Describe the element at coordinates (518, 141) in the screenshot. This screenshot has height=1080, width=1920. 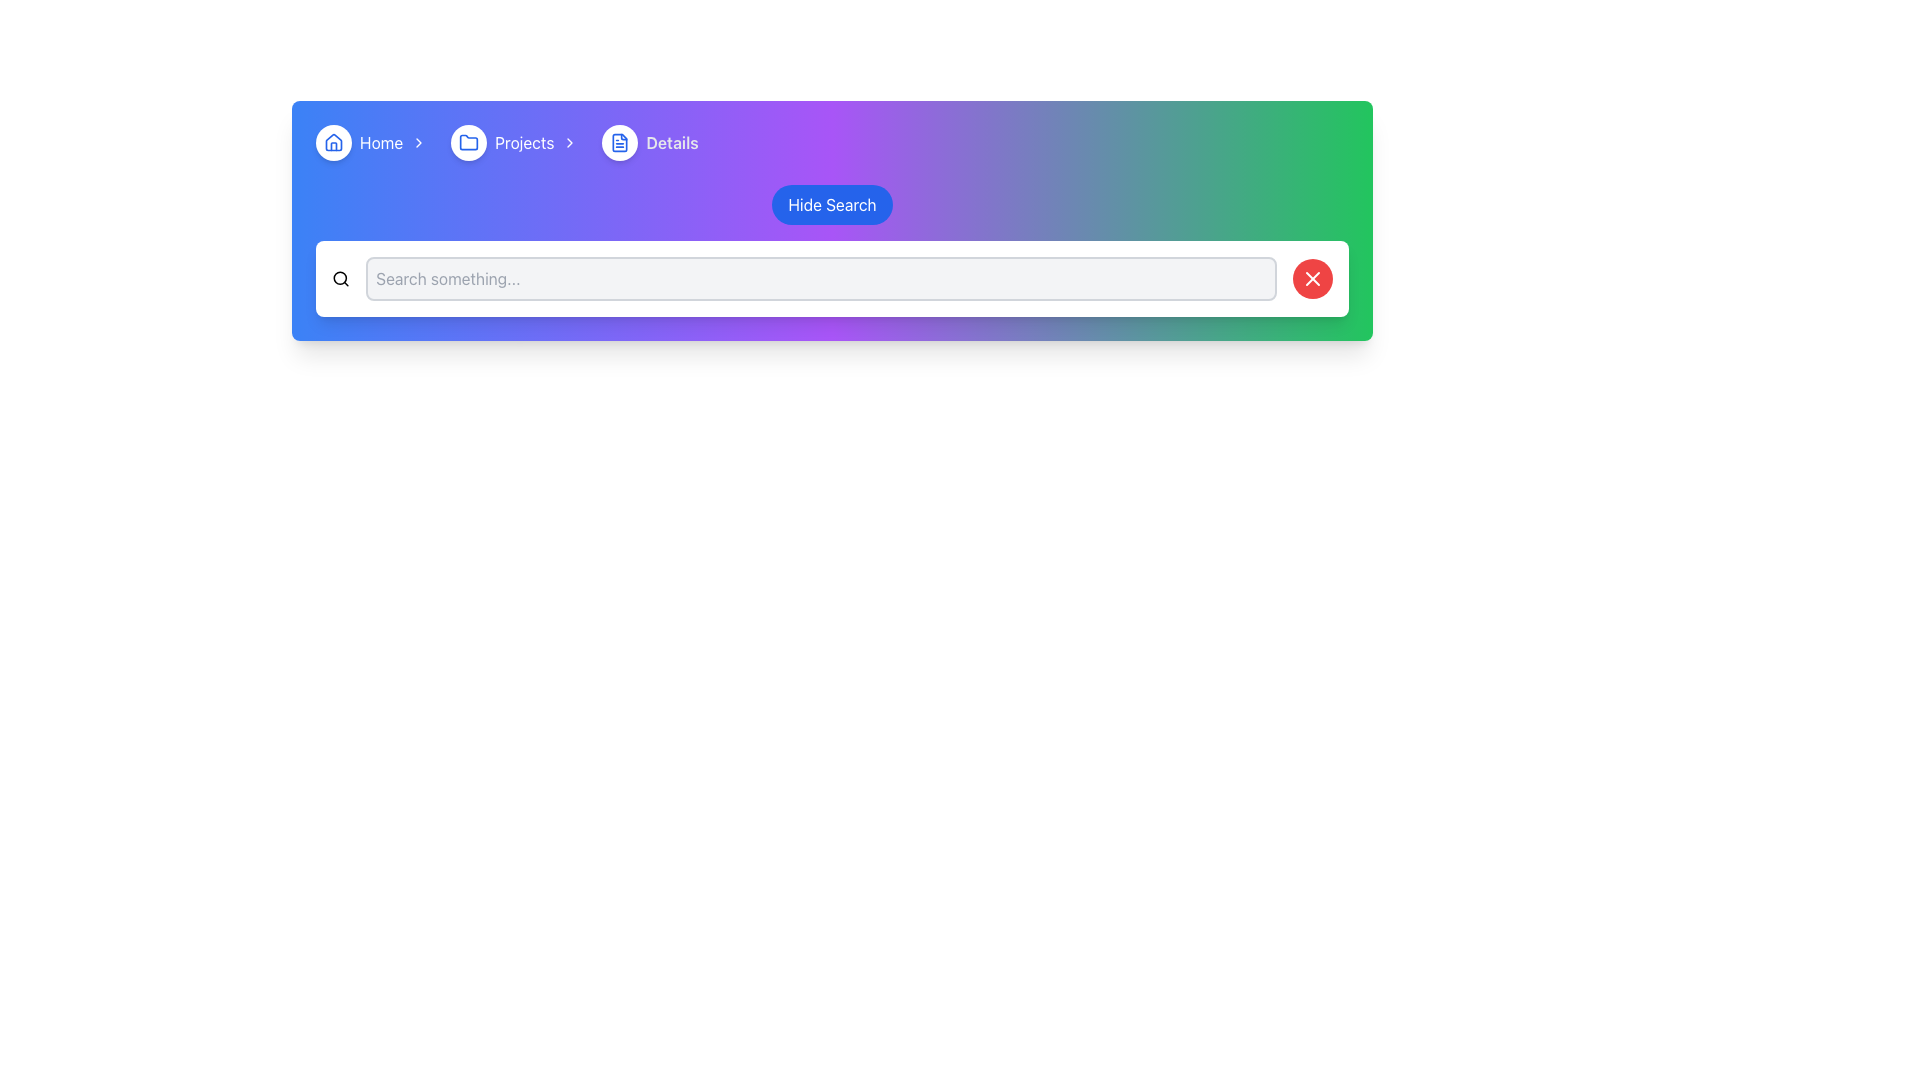
I see `the second breadcrumb navigation item which is positioned between 'Home' and 'Details'` at that location.